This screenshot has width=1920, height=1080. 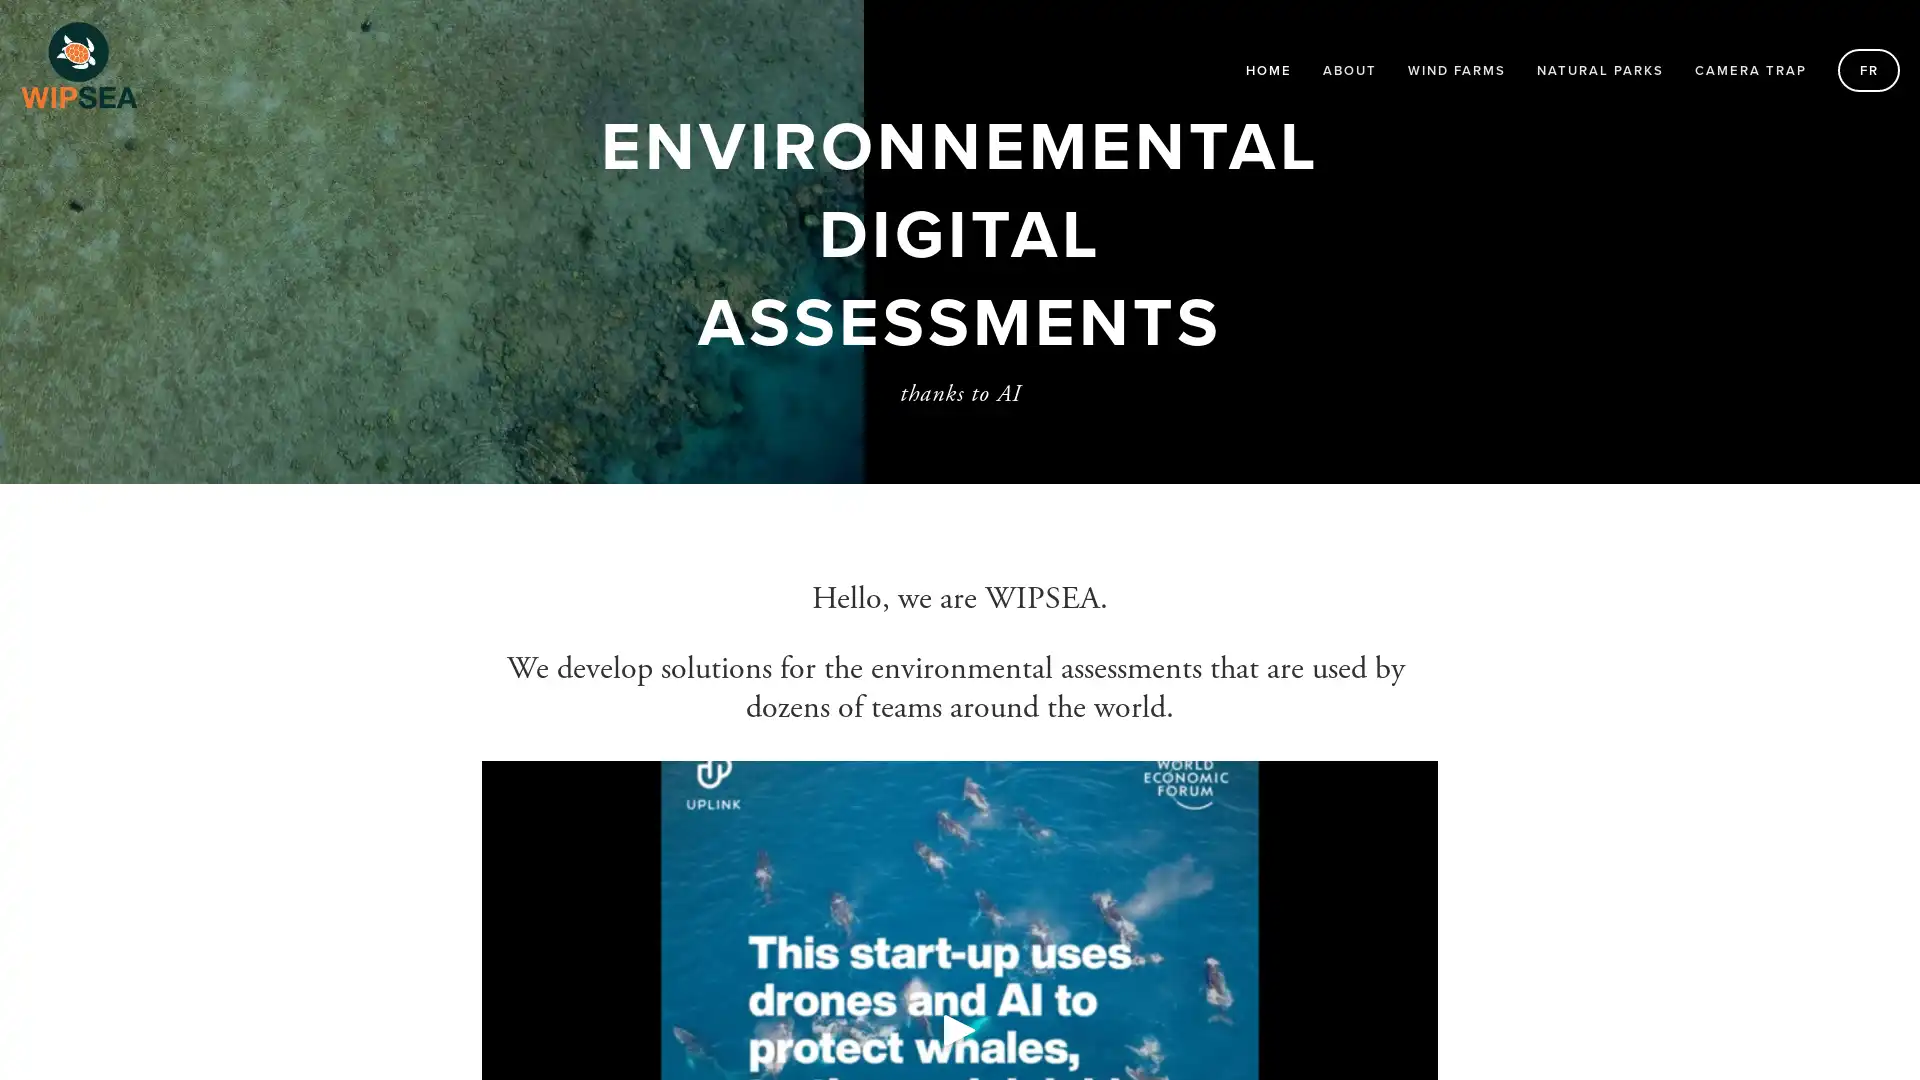 I want to click on Play, so click(x=960, y=1029).